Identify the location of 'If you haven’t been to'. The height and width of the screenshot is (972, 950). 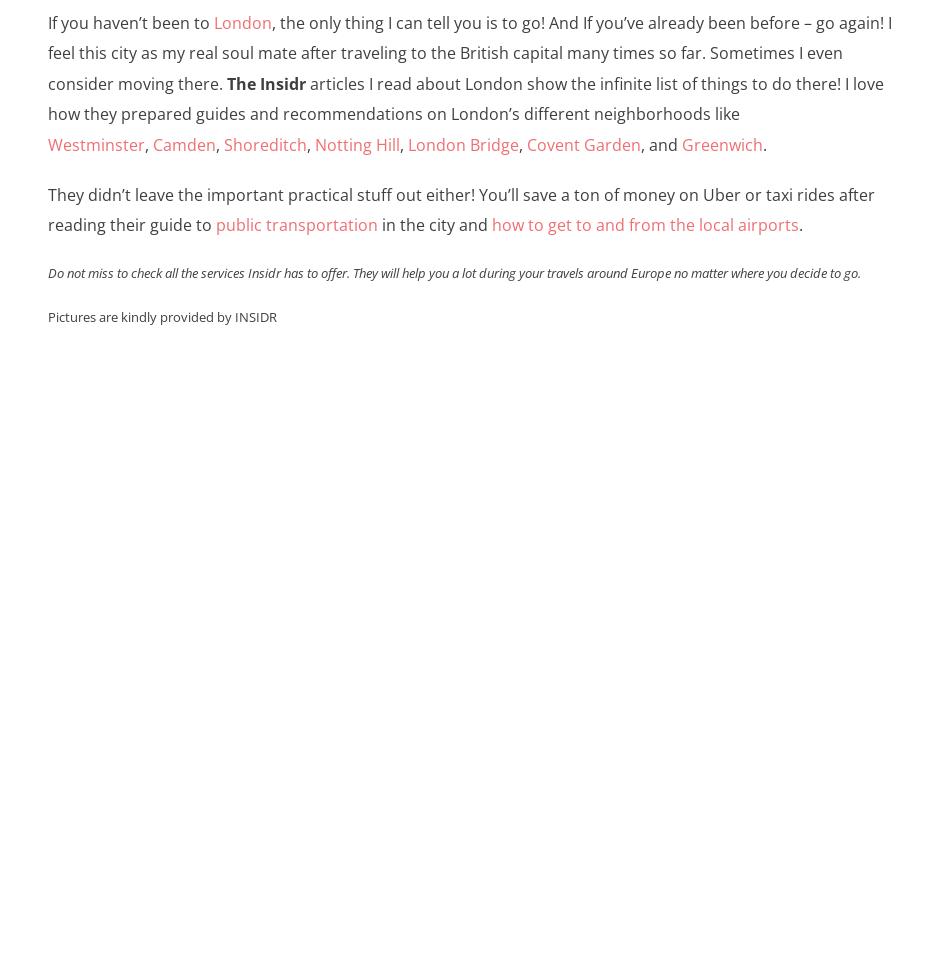
(129, 23).